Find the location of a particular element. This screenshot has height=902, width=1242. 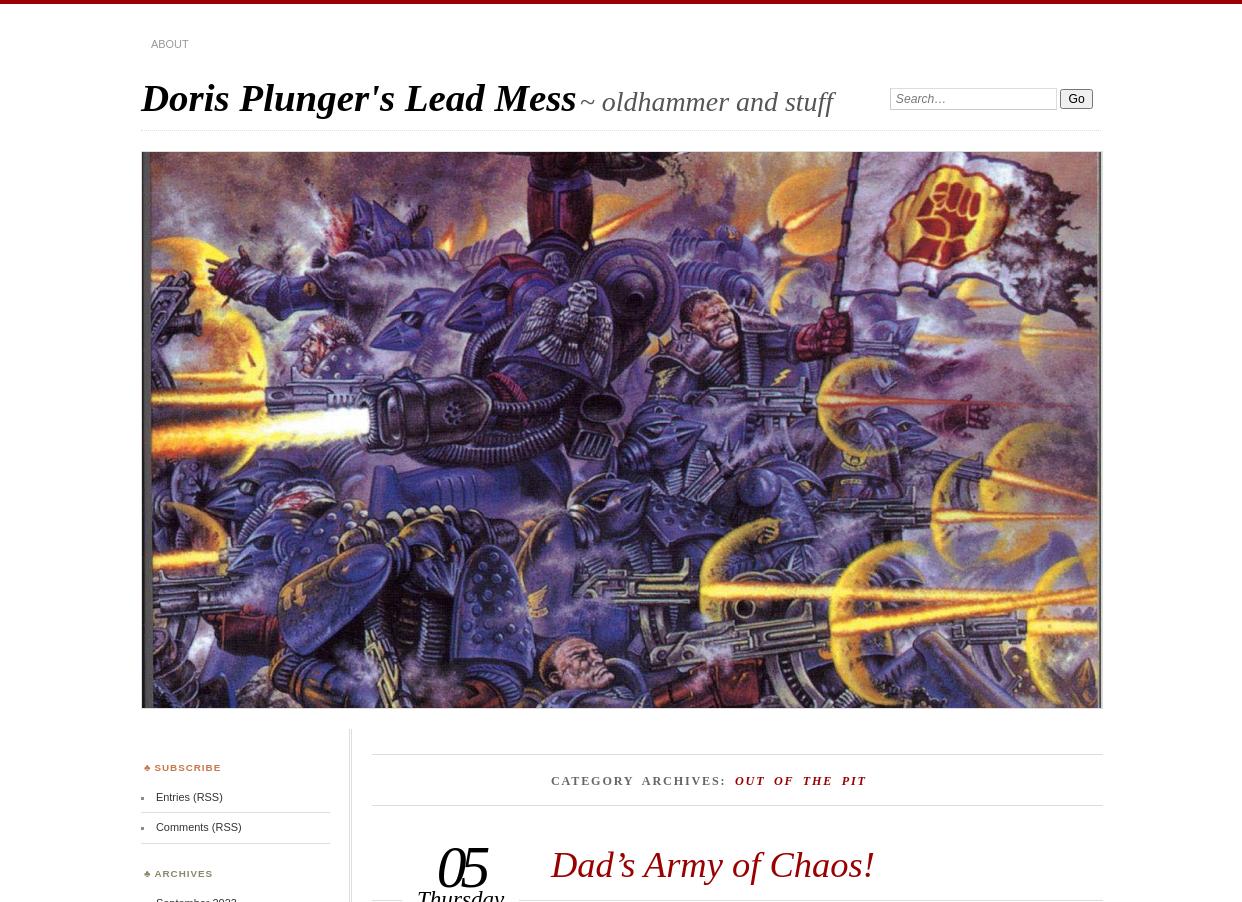

'Entries (RSS)' is located at coordinates (188, 796).